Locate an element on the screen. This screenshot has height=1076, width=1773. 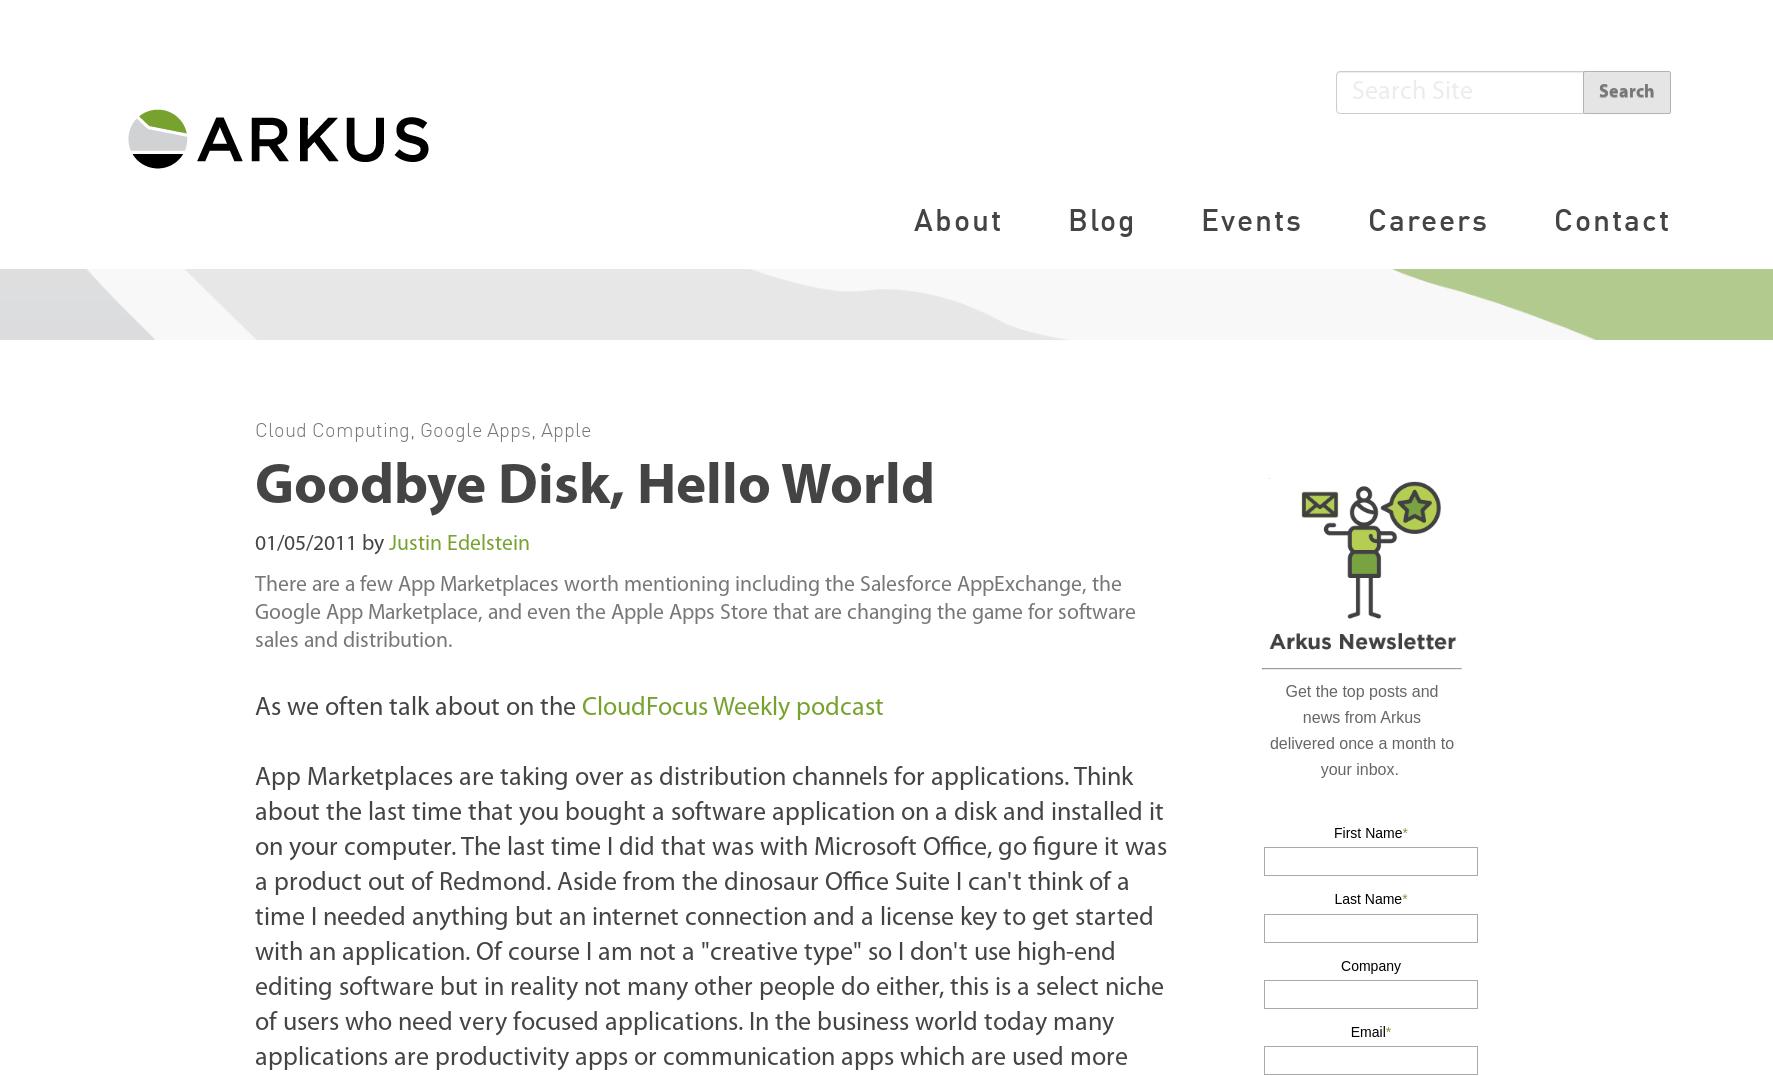
'CloudFocus Weekly podcast' is located at coordinates (732, 707).